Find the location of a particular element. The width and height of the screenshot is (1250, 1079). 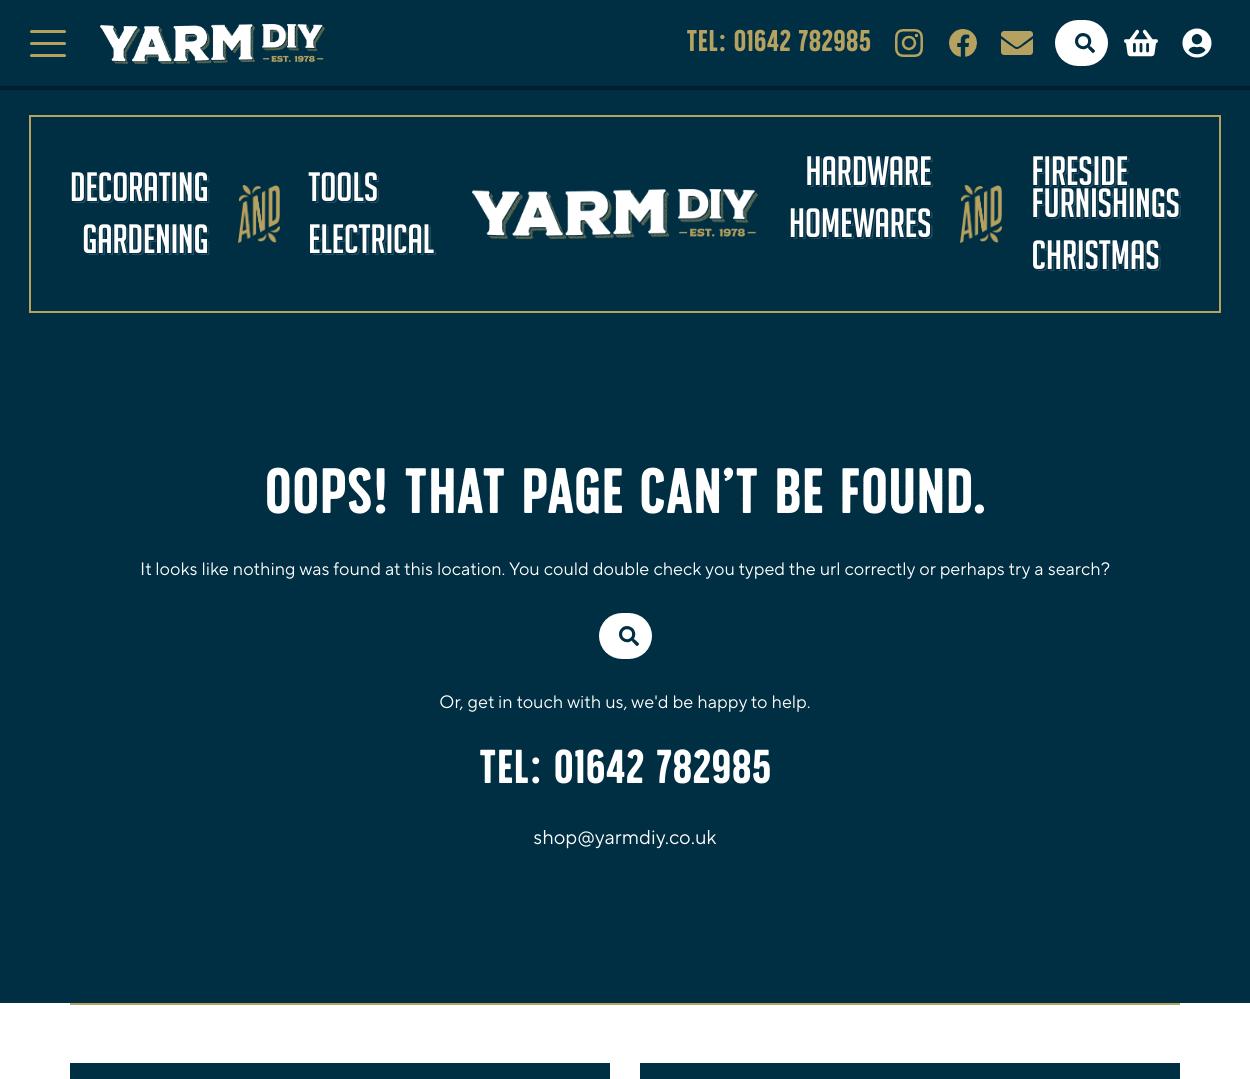

'TEL: 01642 782985' is located at coordinates (623, 768).